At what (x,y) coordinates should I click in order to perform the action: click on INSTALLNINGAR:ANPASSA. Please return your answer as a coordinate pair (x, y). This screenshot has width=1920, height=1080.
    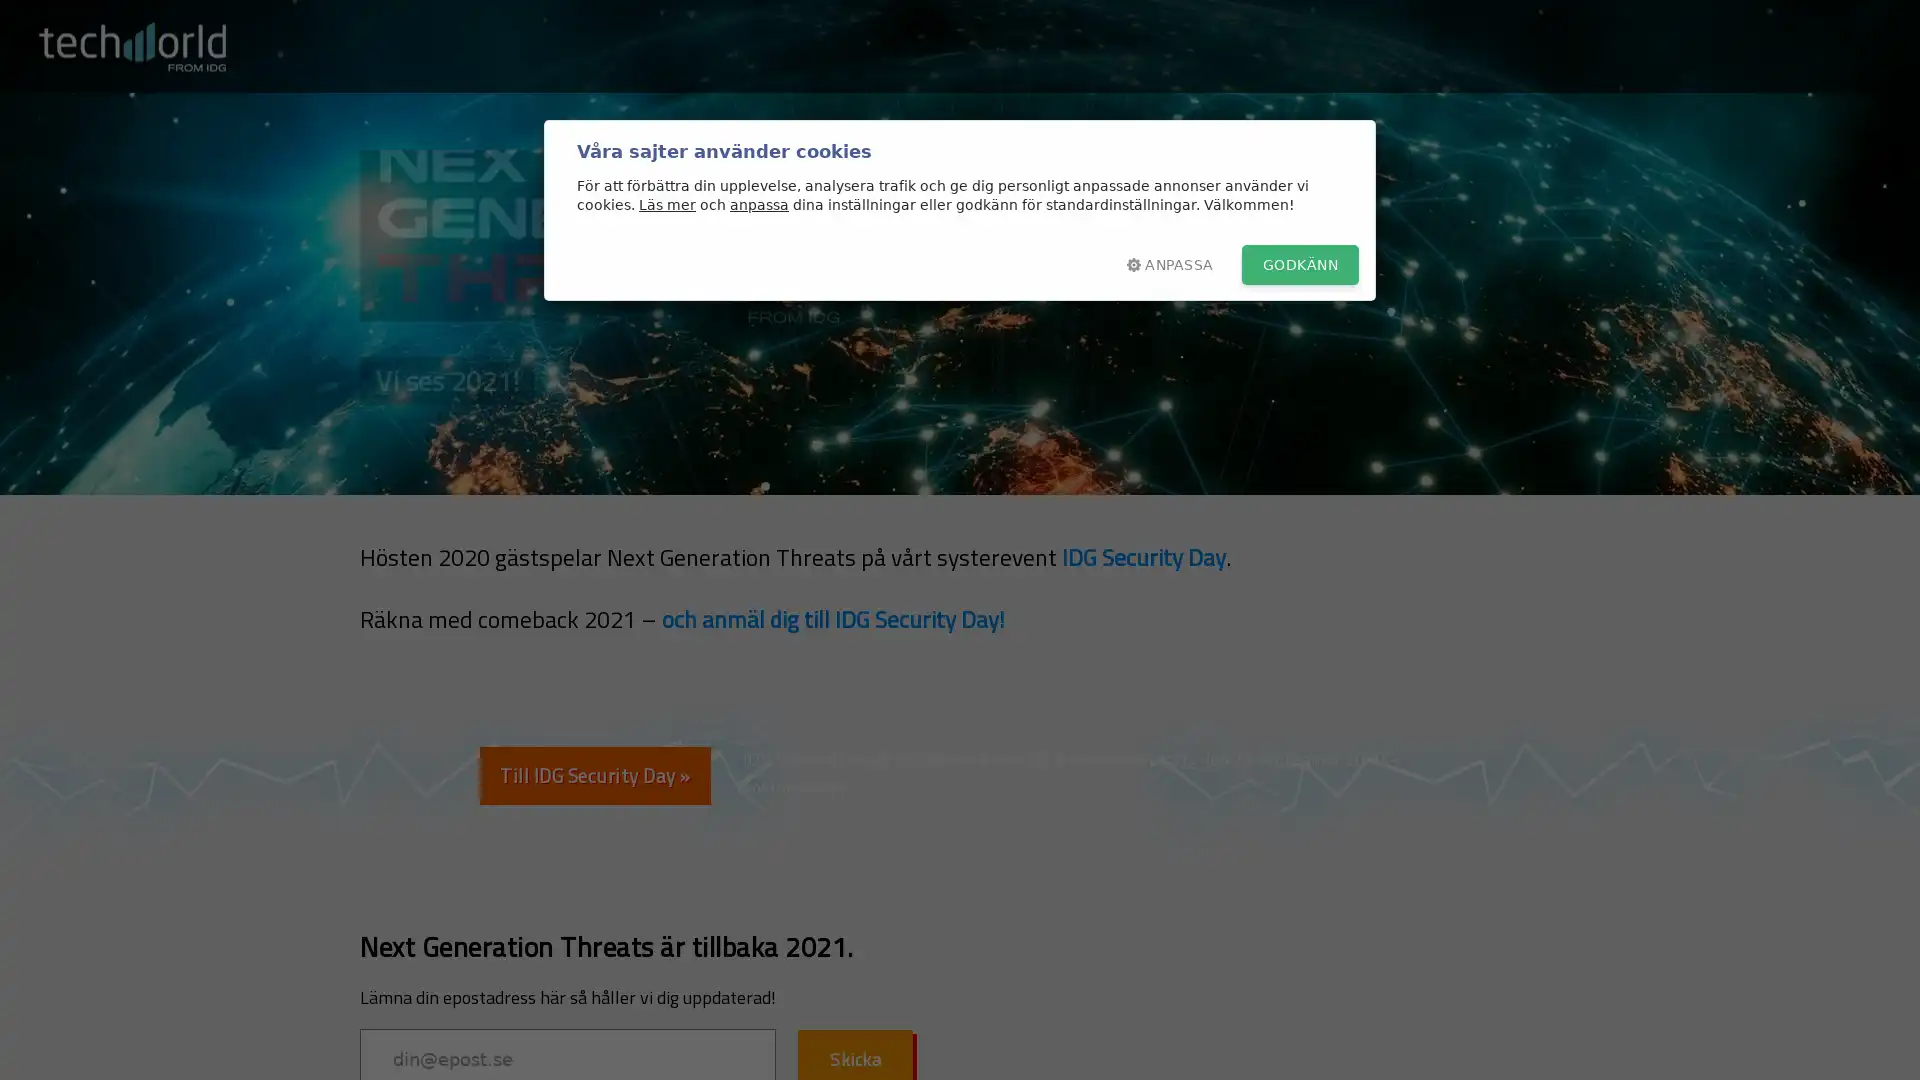
    Looking at the image, I should click on (1169, 264).